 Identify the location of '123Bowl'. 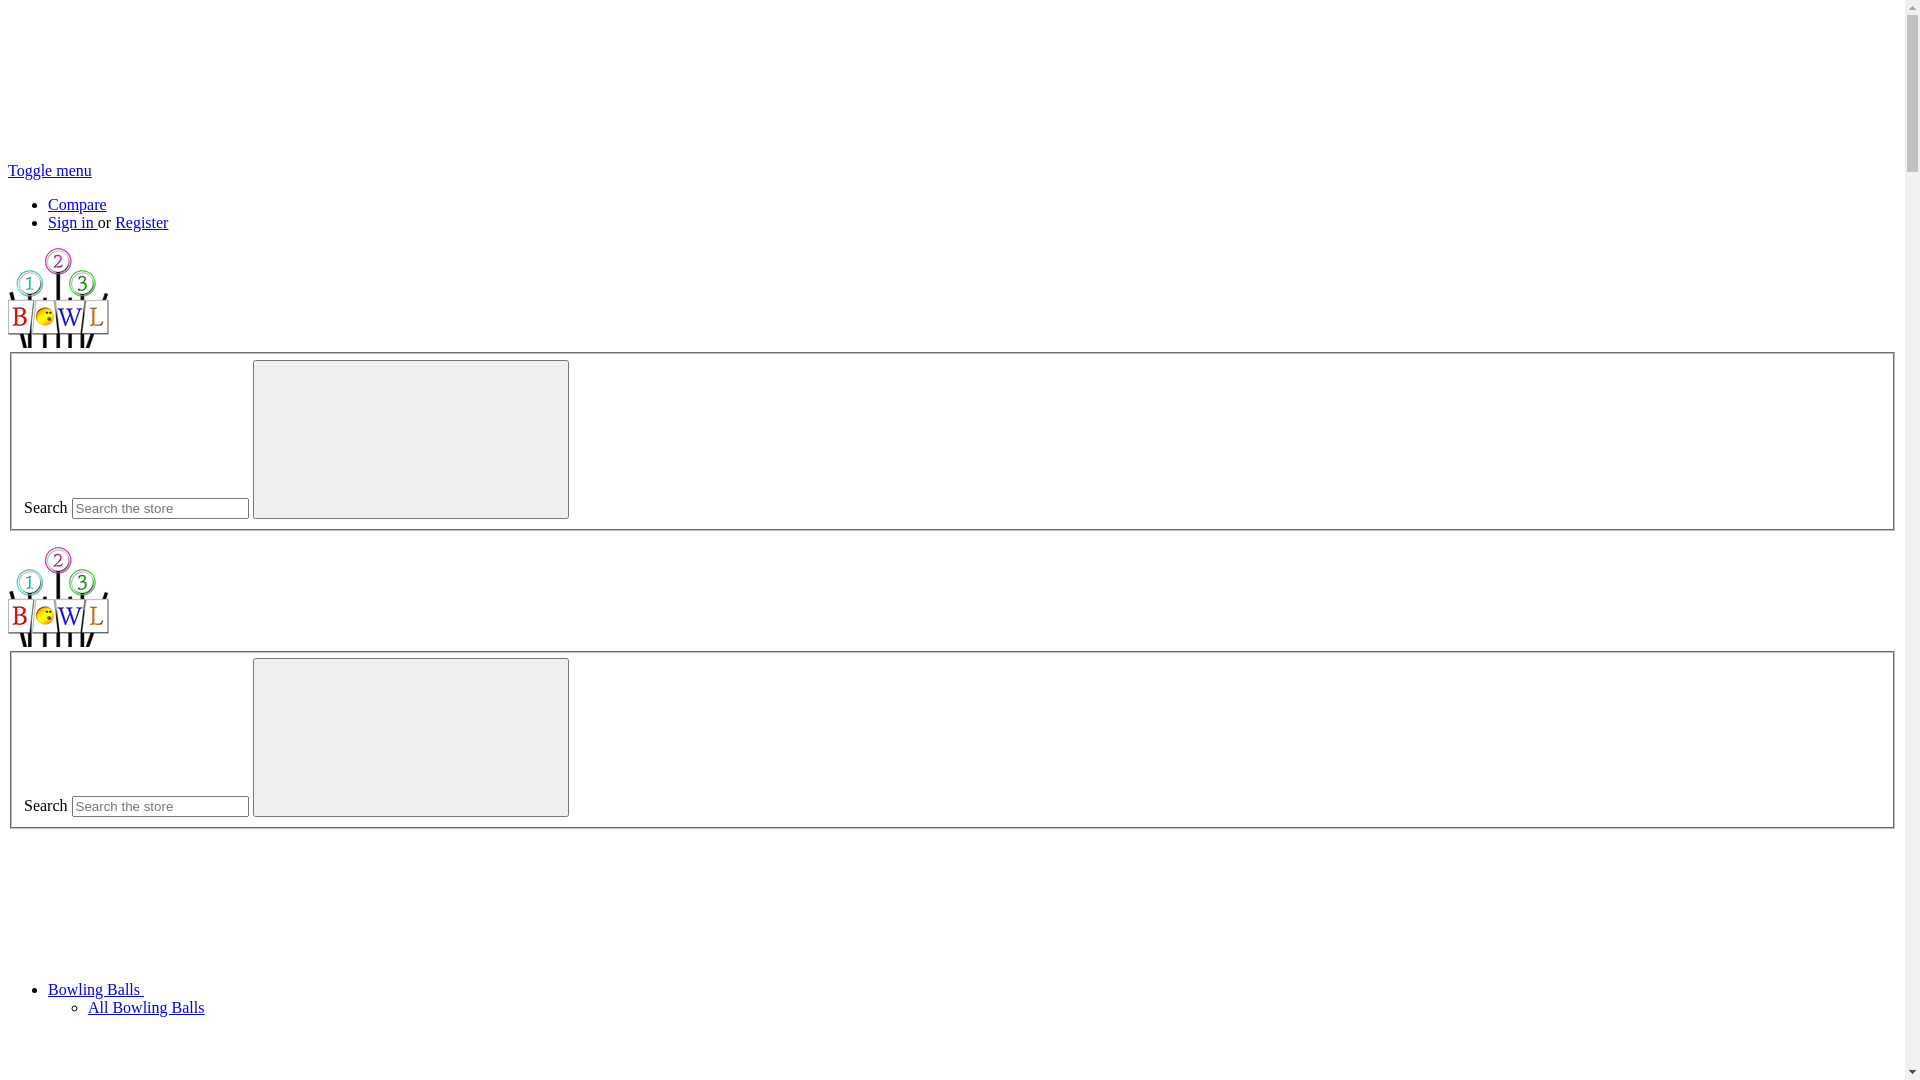
(58, 297).